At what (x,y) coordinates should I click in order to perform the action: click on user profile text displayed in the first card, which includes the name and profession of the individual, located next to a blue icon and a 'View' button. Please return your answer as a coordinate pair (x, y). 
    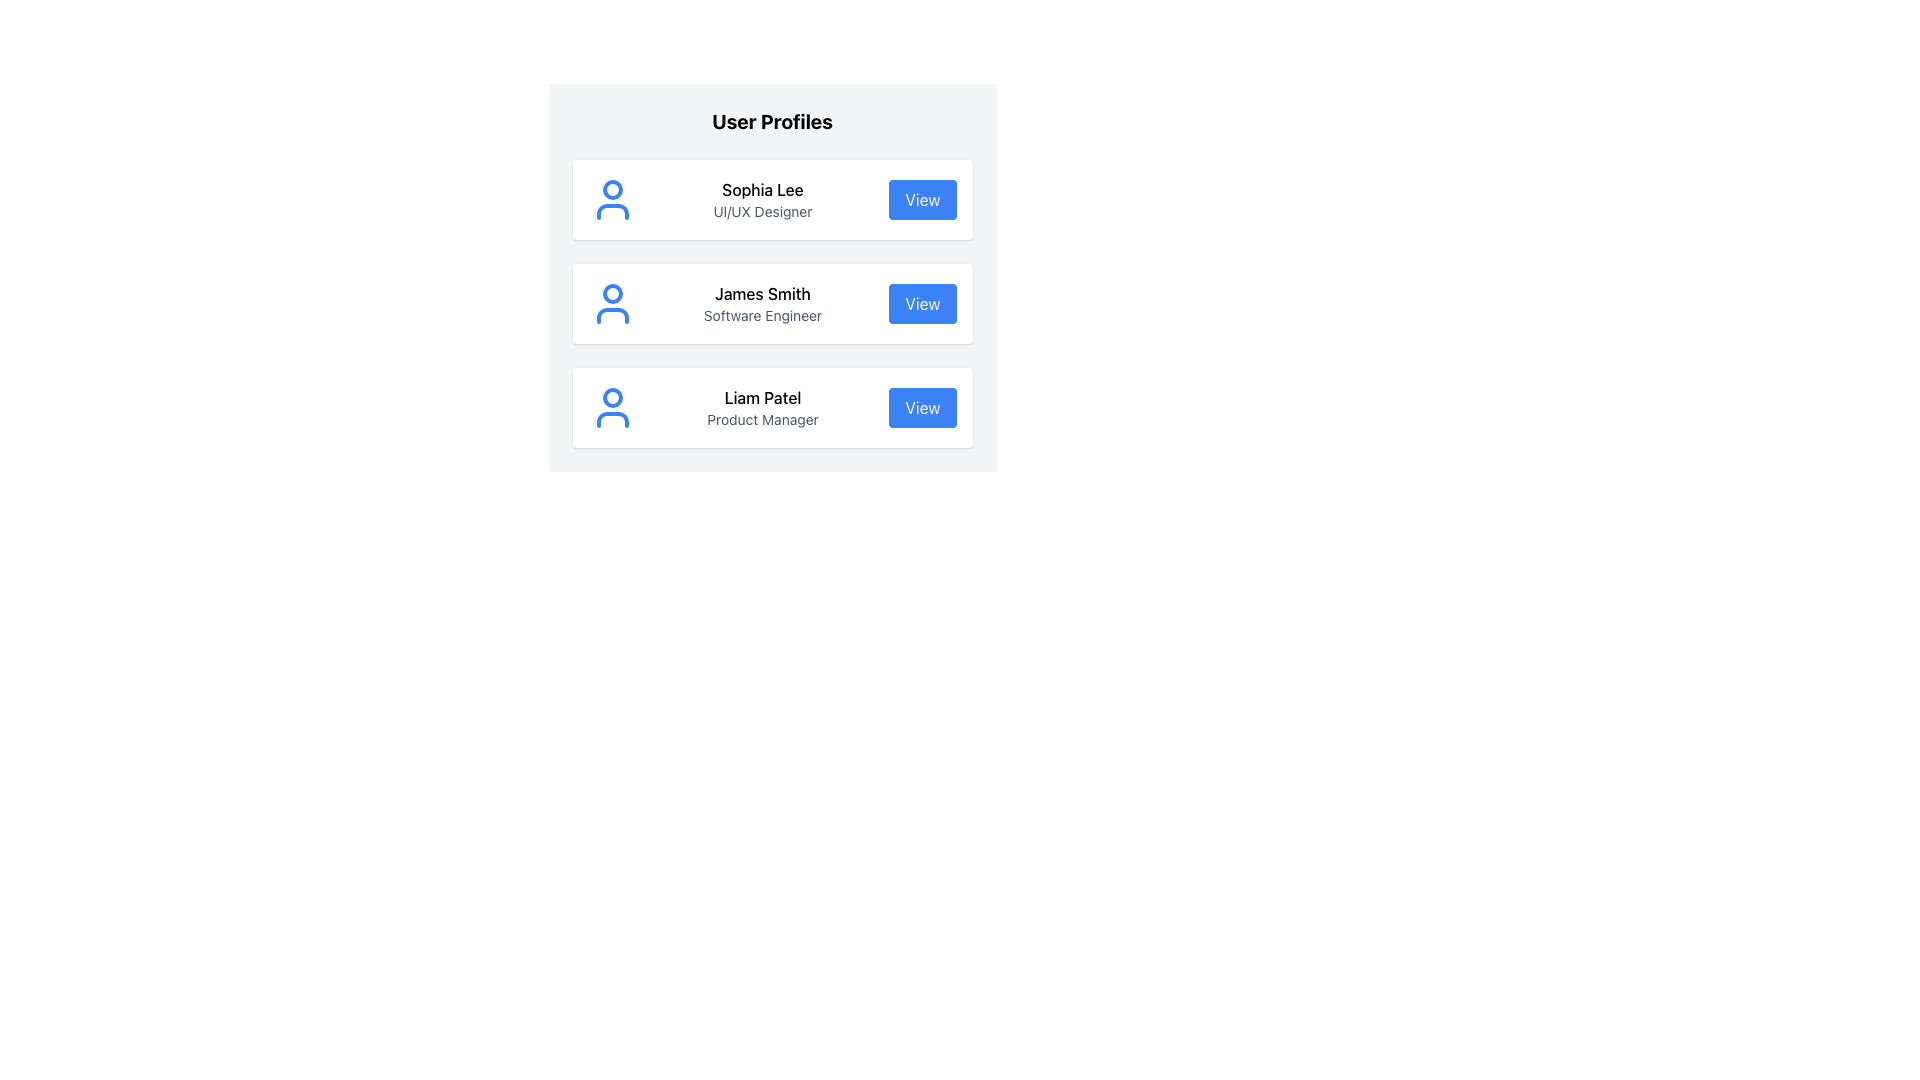
    Looking at the image, I should click on (762, 200).